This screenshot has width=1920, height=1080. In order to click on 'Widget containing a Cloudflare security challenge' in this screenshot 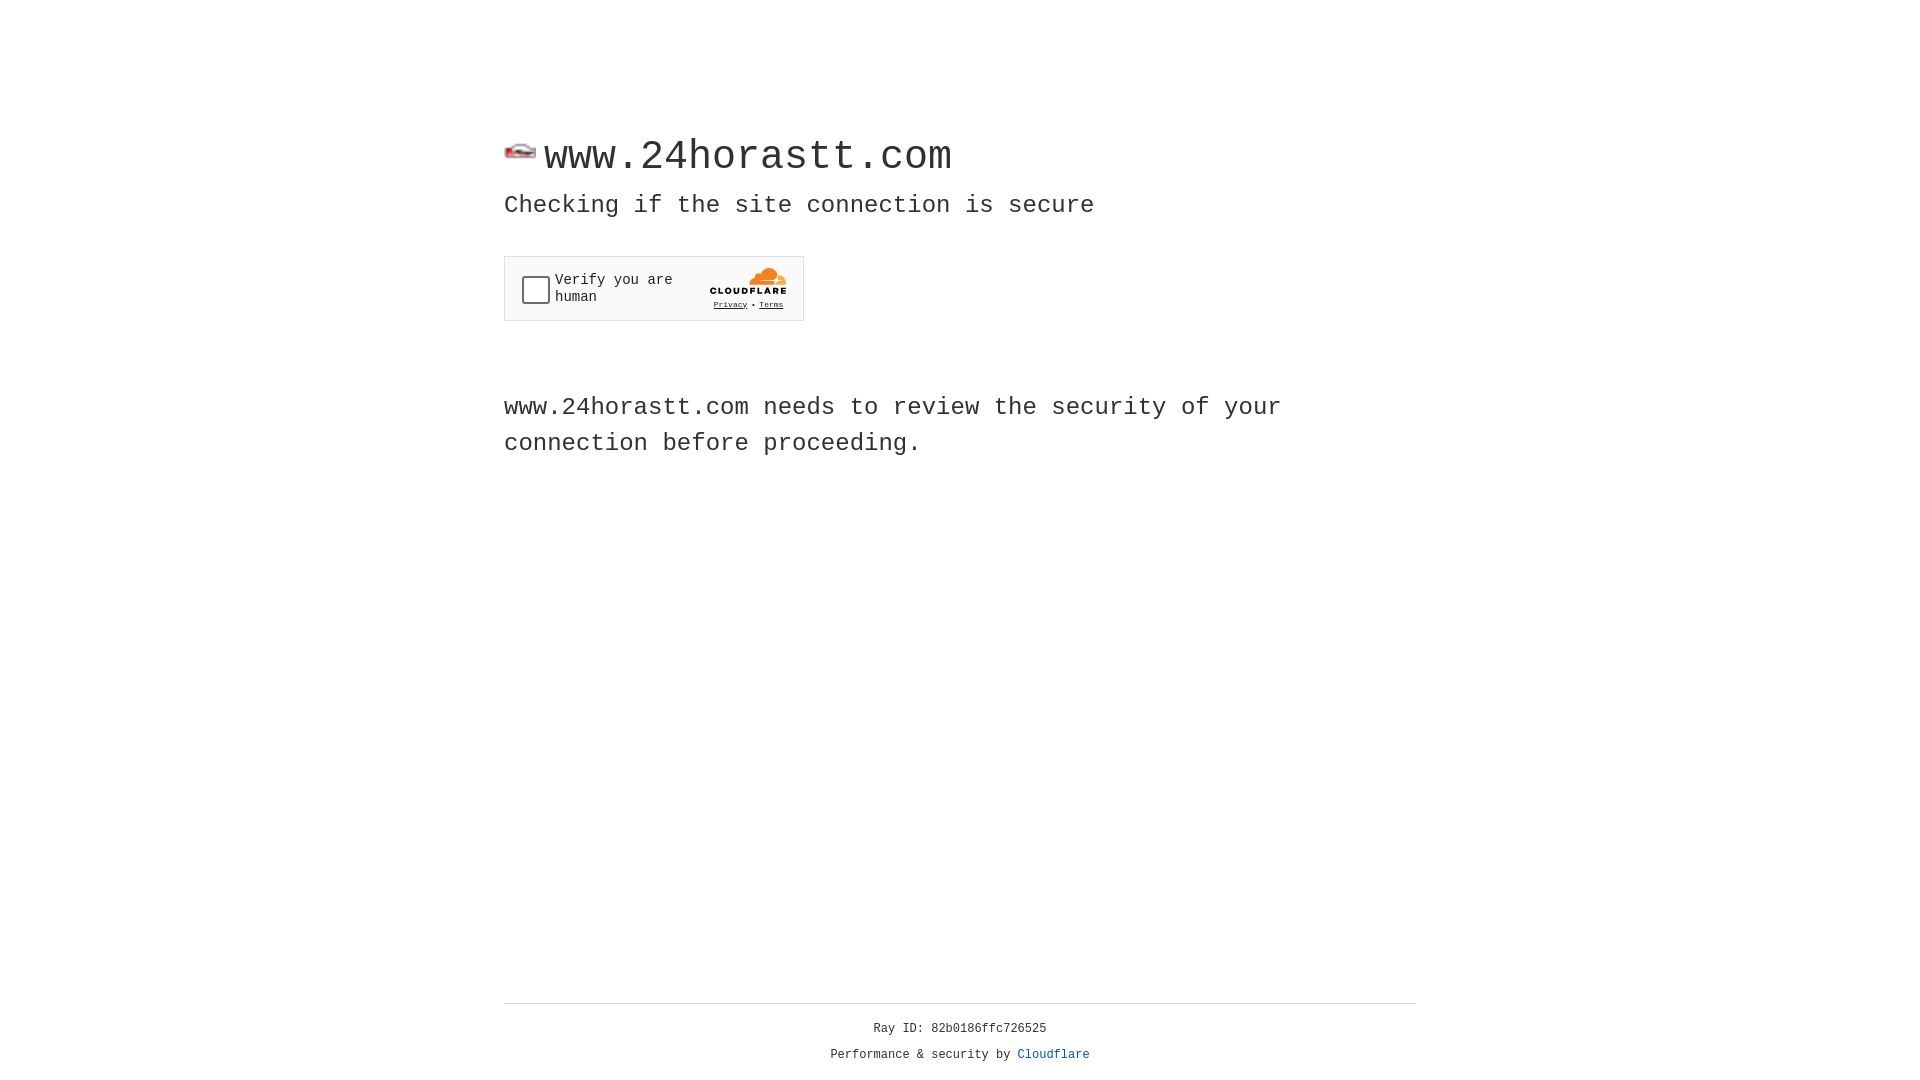, I will do `click(653, 288)`.